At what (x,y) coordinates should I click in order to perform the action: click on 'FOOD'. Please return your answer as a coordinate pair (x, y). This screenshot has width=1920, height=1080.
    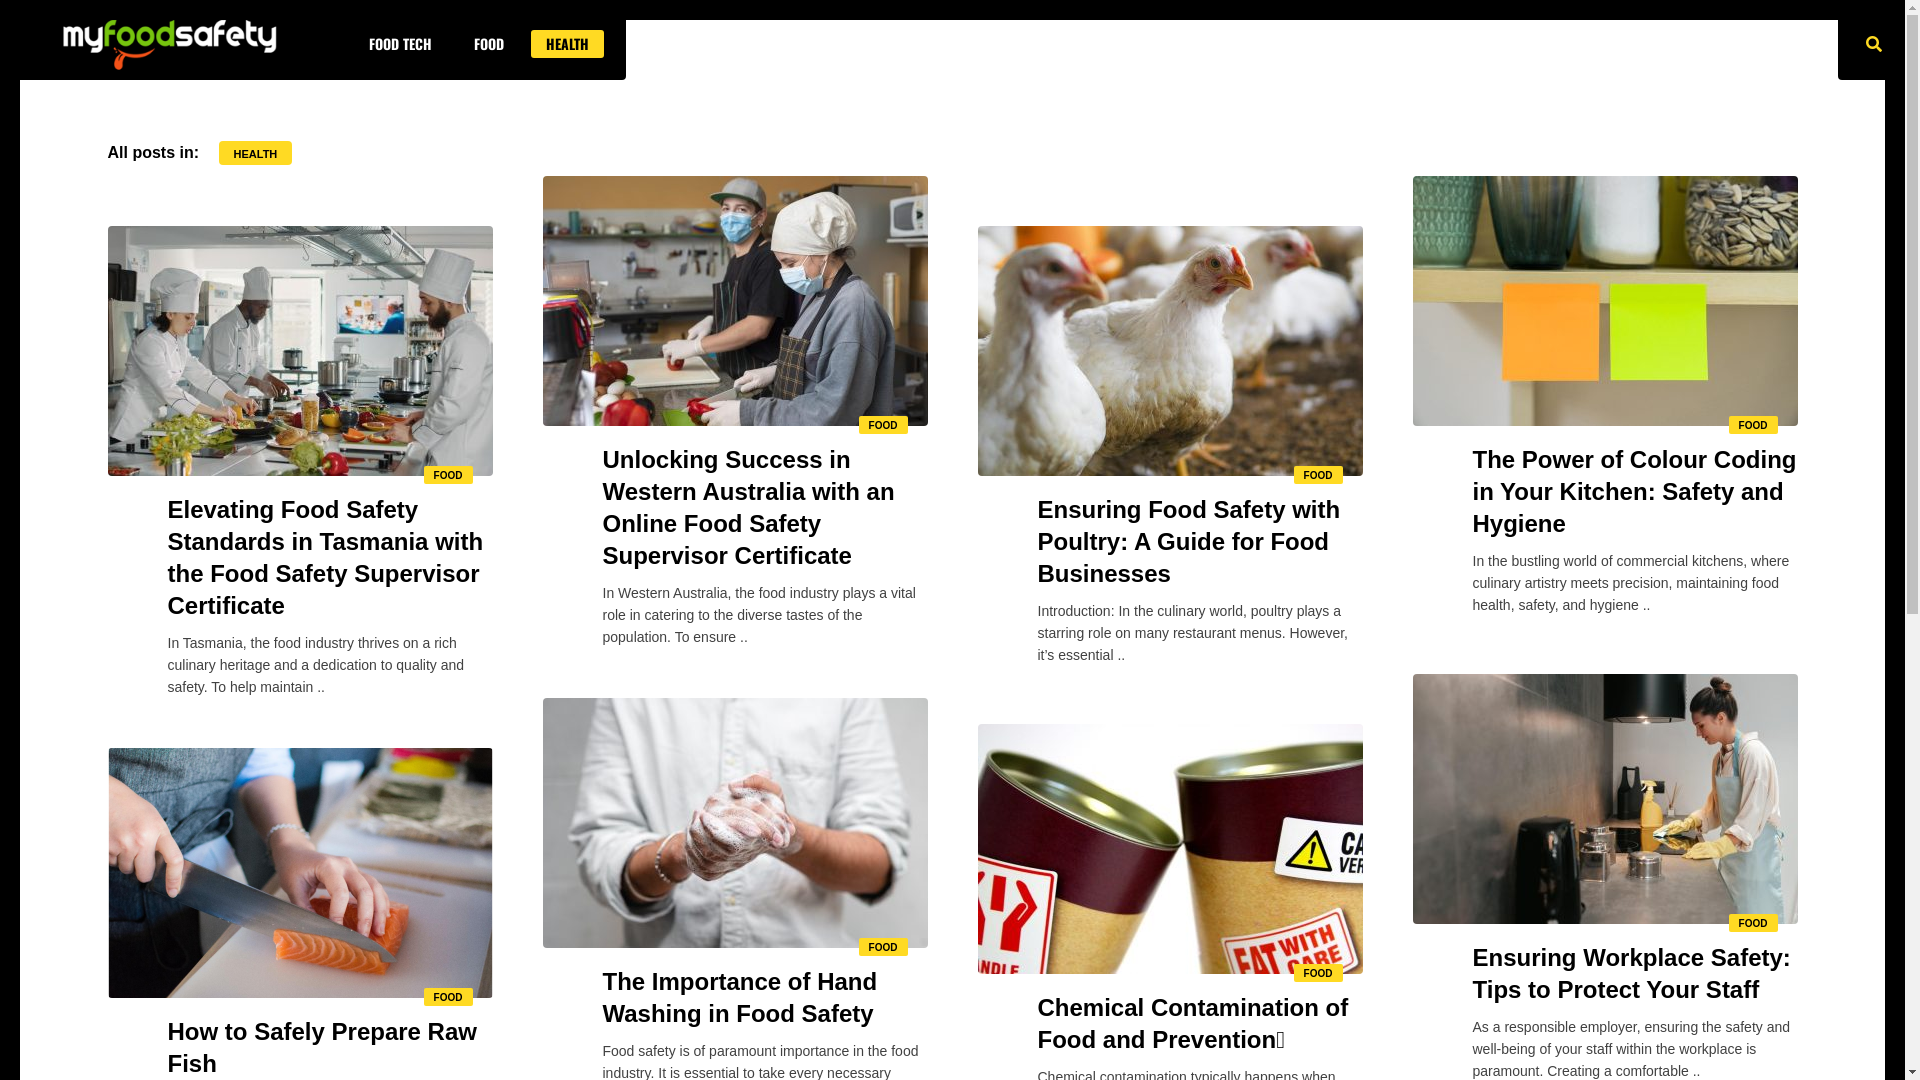
    Looking at the image, I should click on (882, 424).